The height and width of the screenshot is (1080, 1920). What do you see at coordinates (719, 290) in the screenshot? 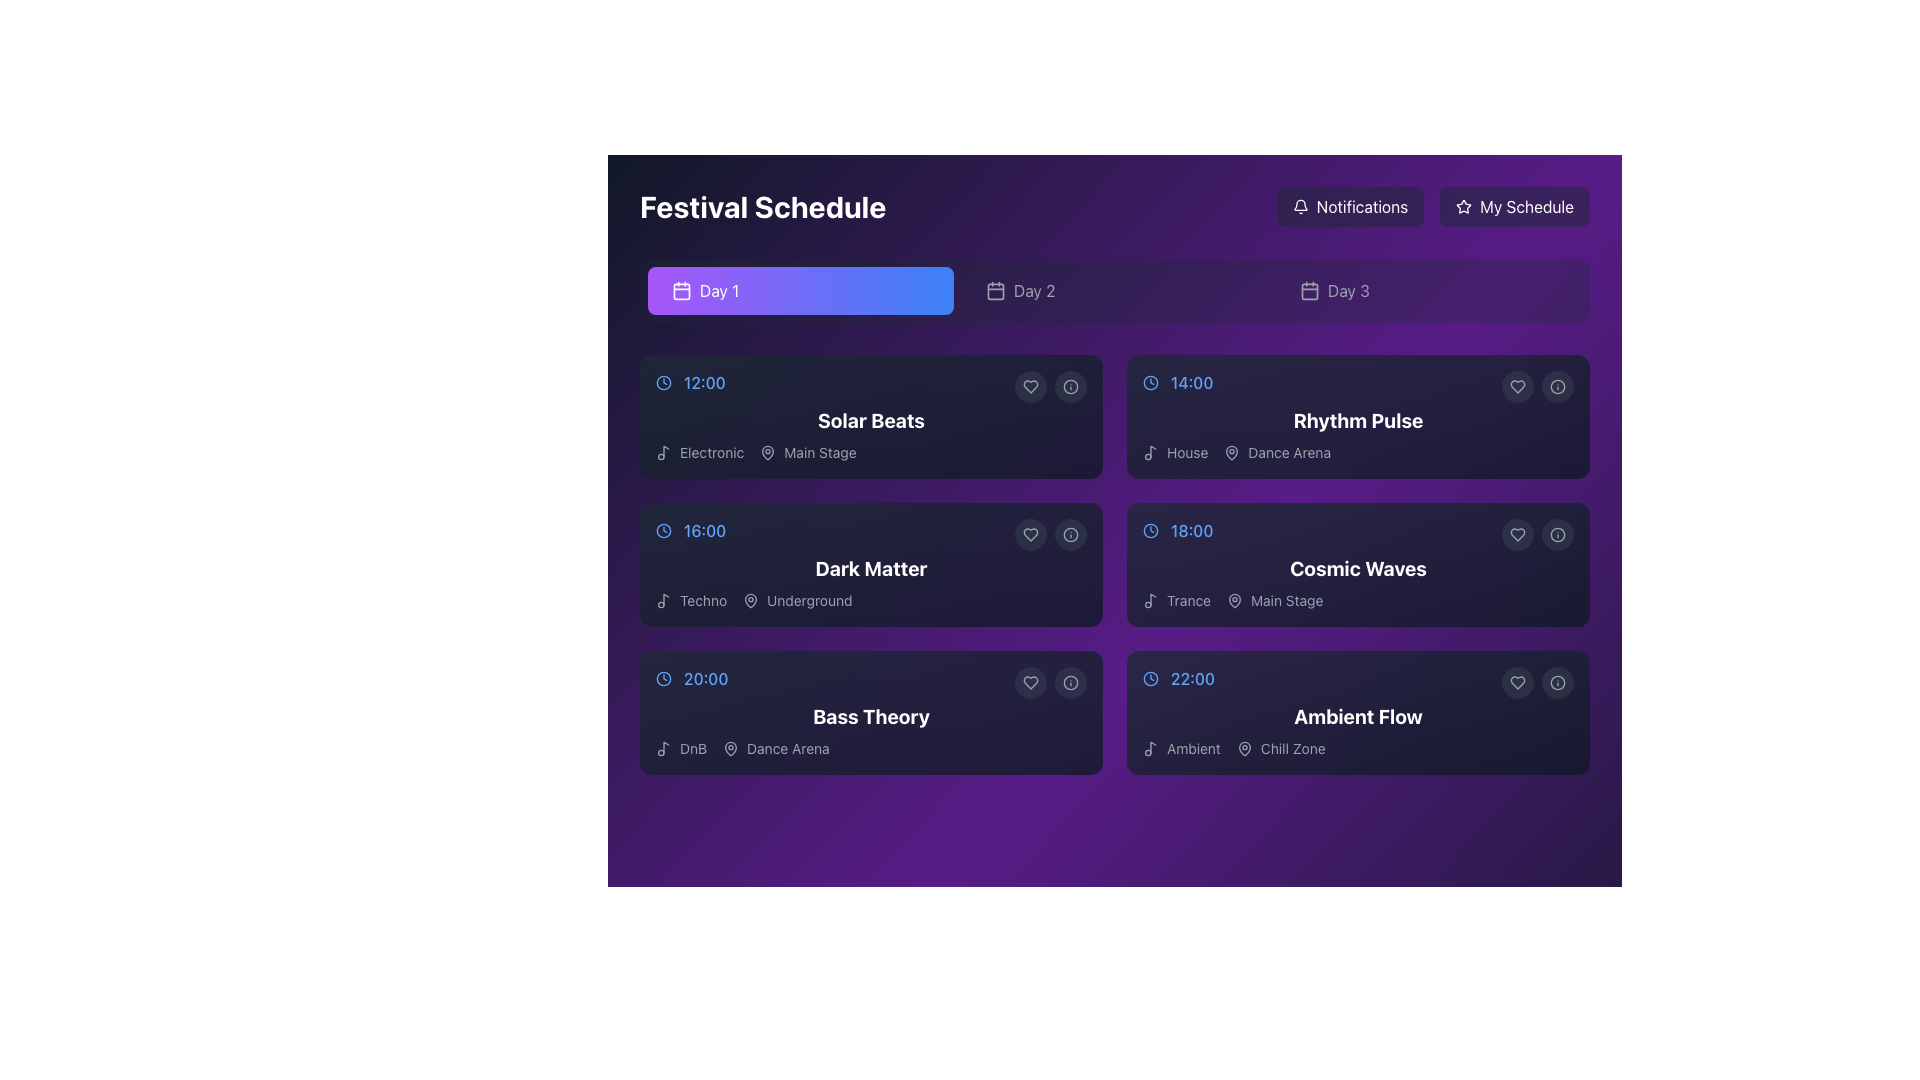
I see `the 'Day 1' text label within the button in the 'Festival Schedule' interface` at bounding box center [719, 290].